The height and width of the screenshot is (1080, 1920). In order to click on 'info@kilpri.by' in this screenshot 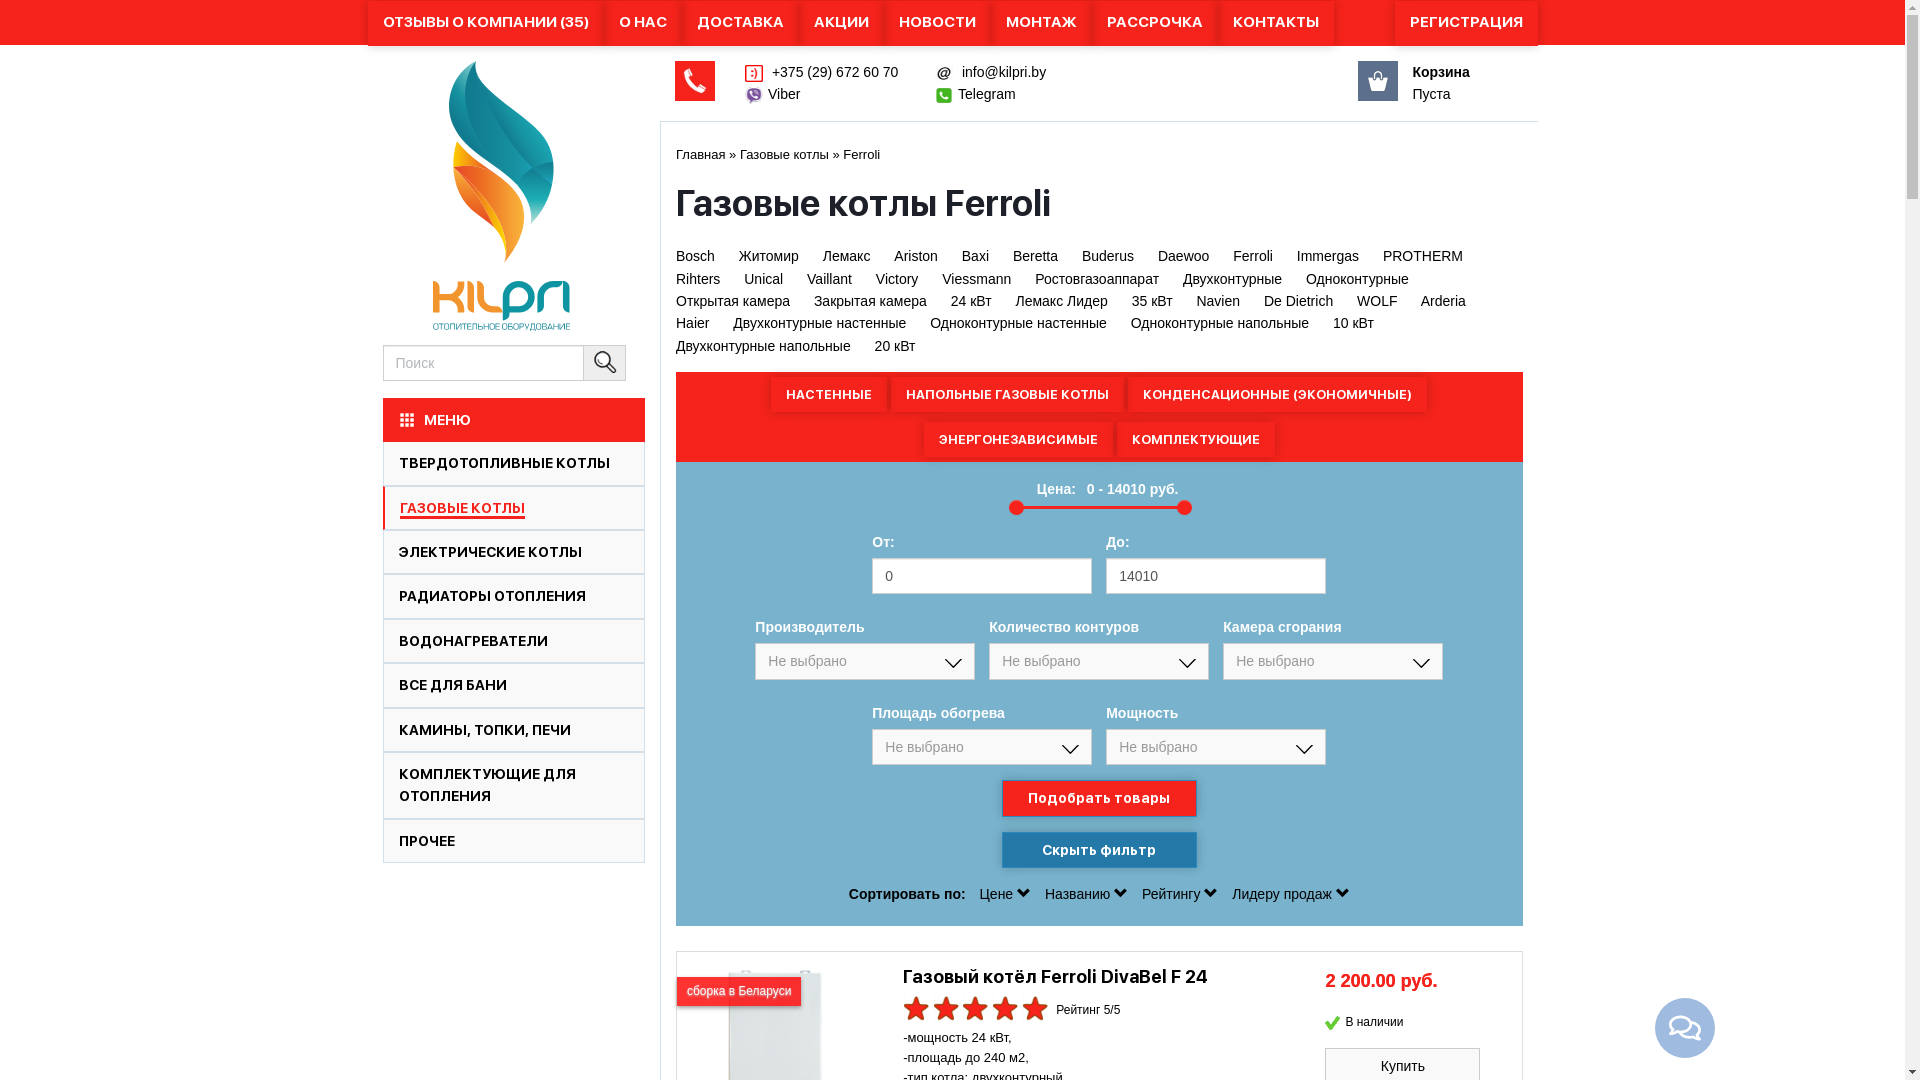, I will do `click(1002, 71)`.